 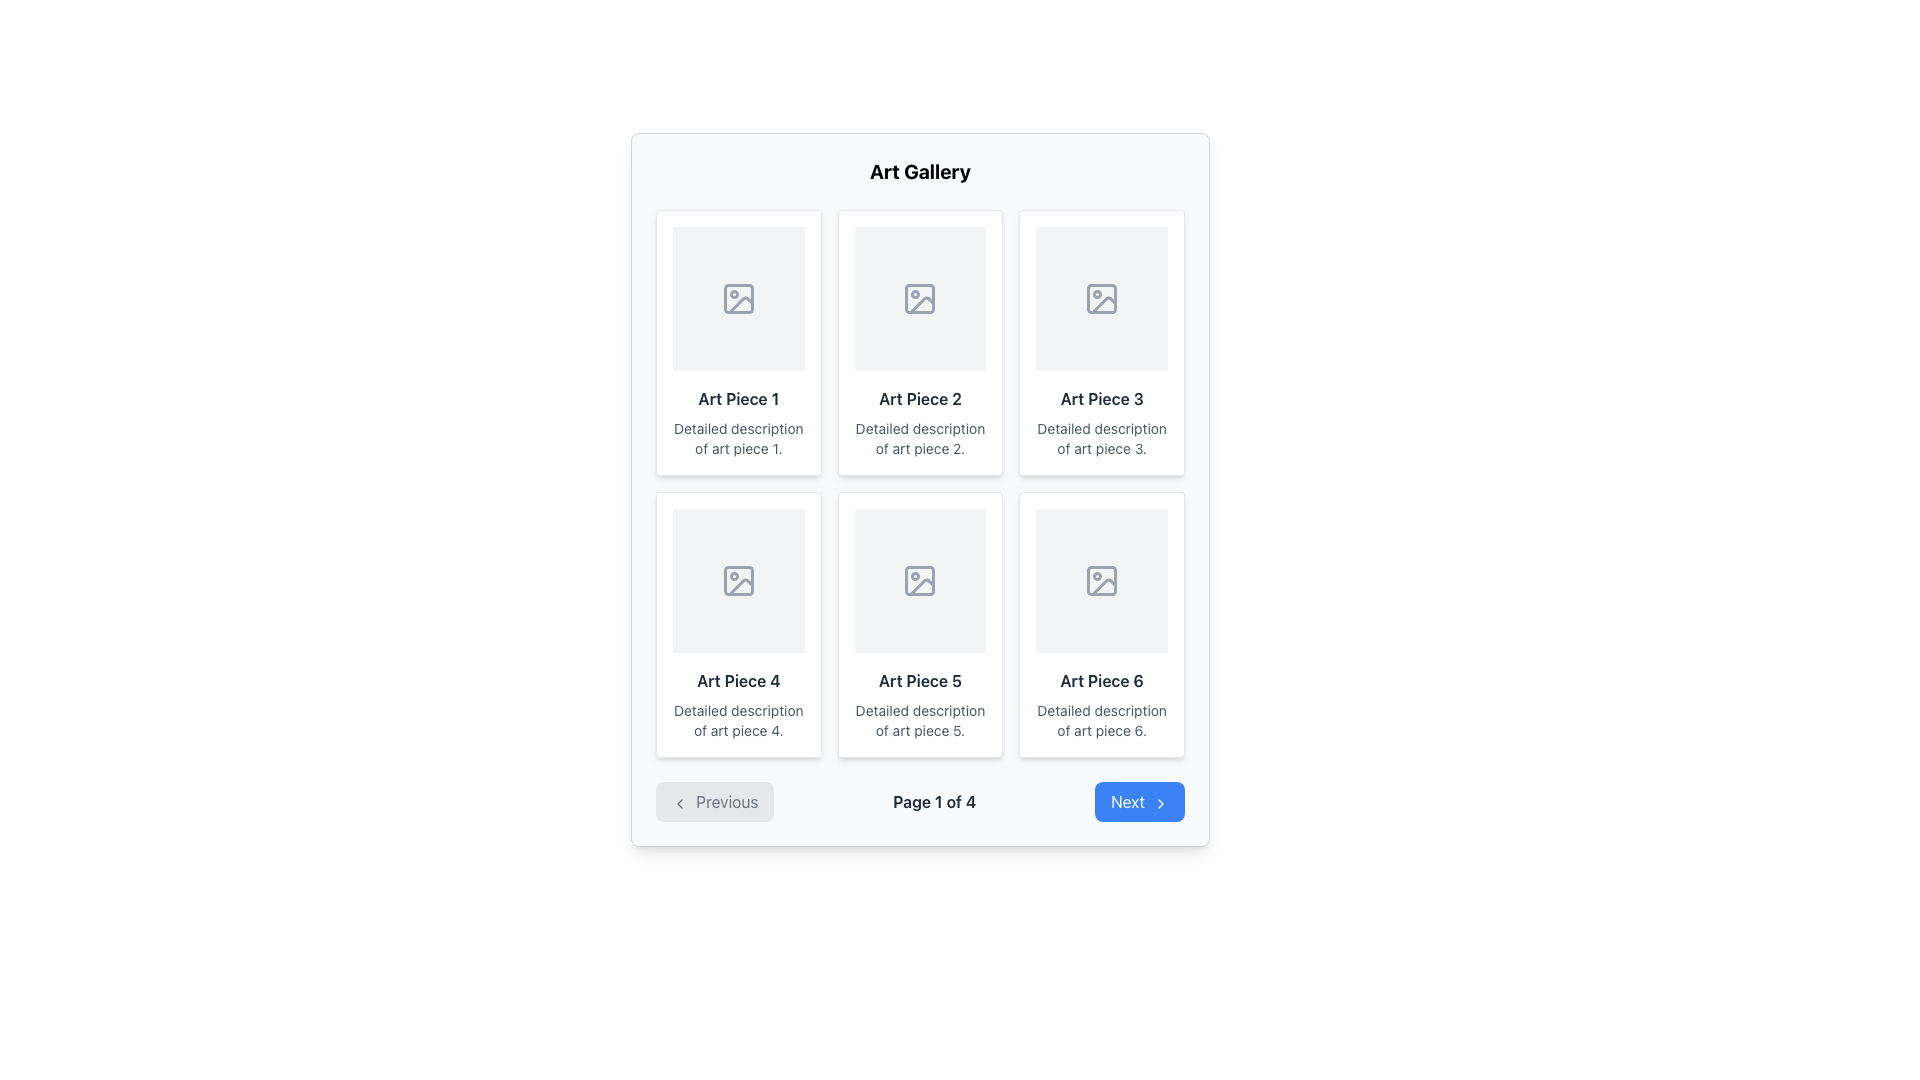 I want to click on the text label displaying 'Art Piece 5', which is positioned as the title for its associated gallery card in a 3x2 grid layout, so click(x=919, y=680).